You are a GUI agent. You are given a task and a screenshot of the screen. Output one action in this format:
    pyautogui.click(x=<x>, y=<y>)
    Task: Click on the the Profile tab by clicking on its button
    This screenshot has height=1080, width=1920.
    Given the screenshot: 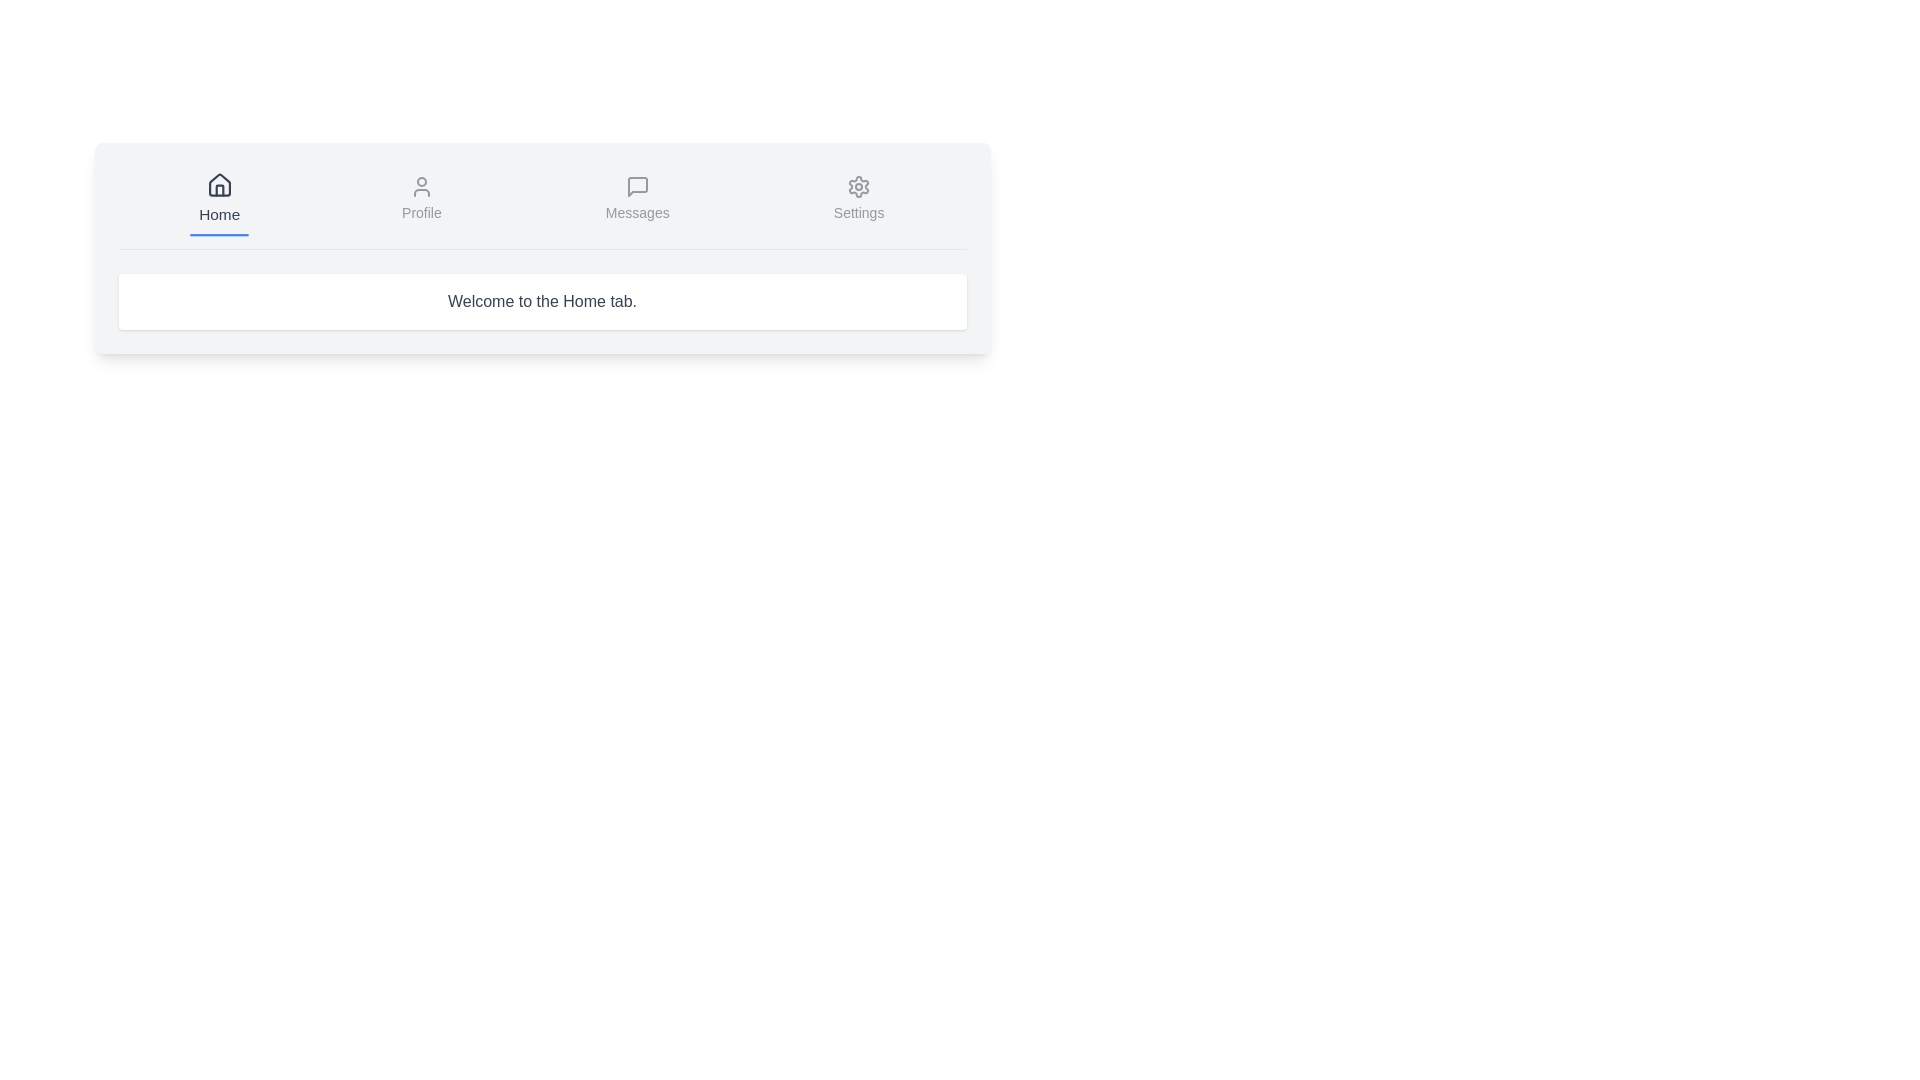 What is the action you would take?
    pyautogui.click(x=420, y=200)
    